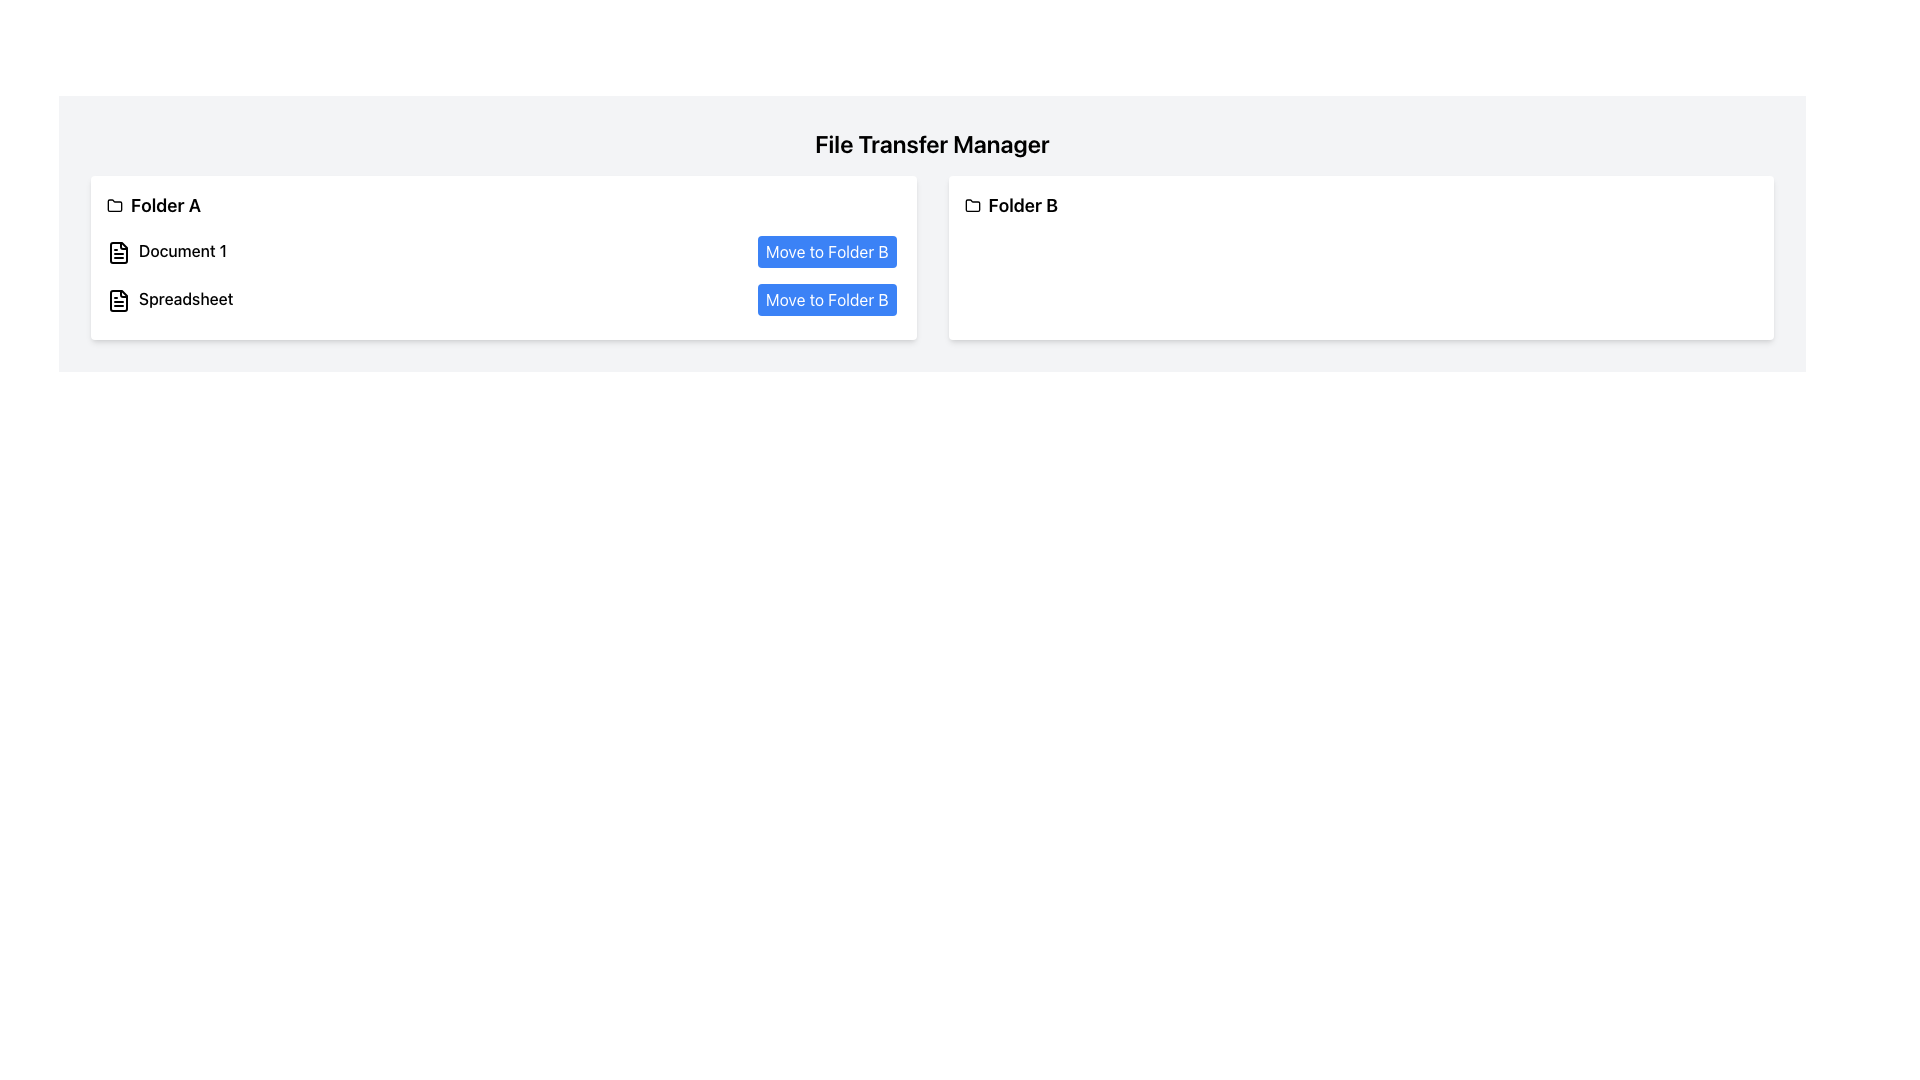  Describe the element at coordinates (827, 300) in the screenshot. I see `the 'Move to Folder B' button, which is styled with a blue background and white text` at that location.